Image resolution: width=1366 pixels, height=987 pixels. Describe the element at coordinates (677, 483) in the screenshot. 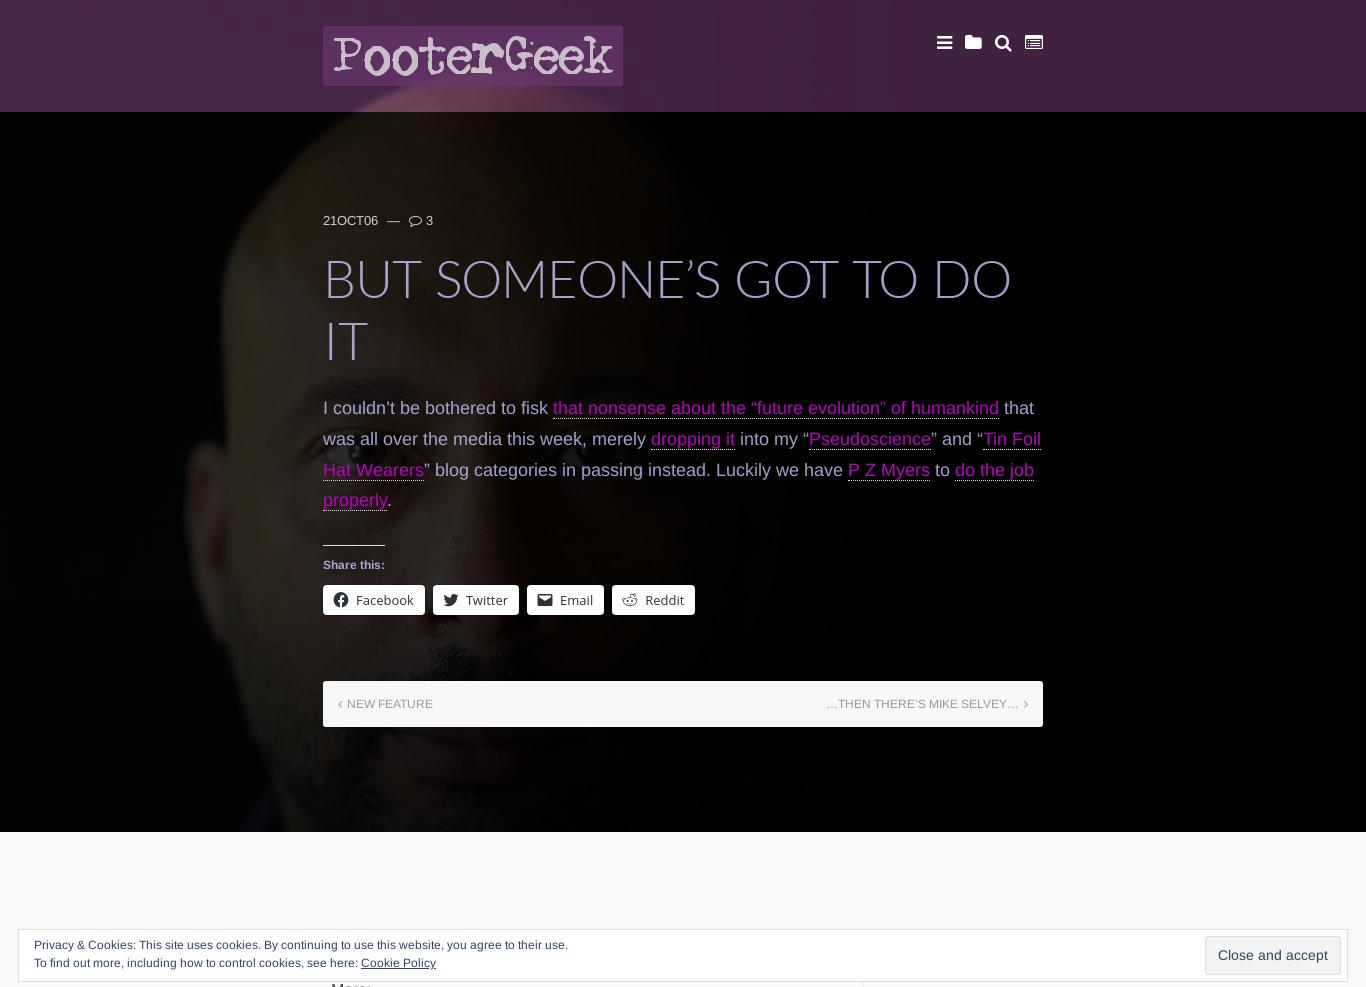

I see `'do the job properly'` at that location.